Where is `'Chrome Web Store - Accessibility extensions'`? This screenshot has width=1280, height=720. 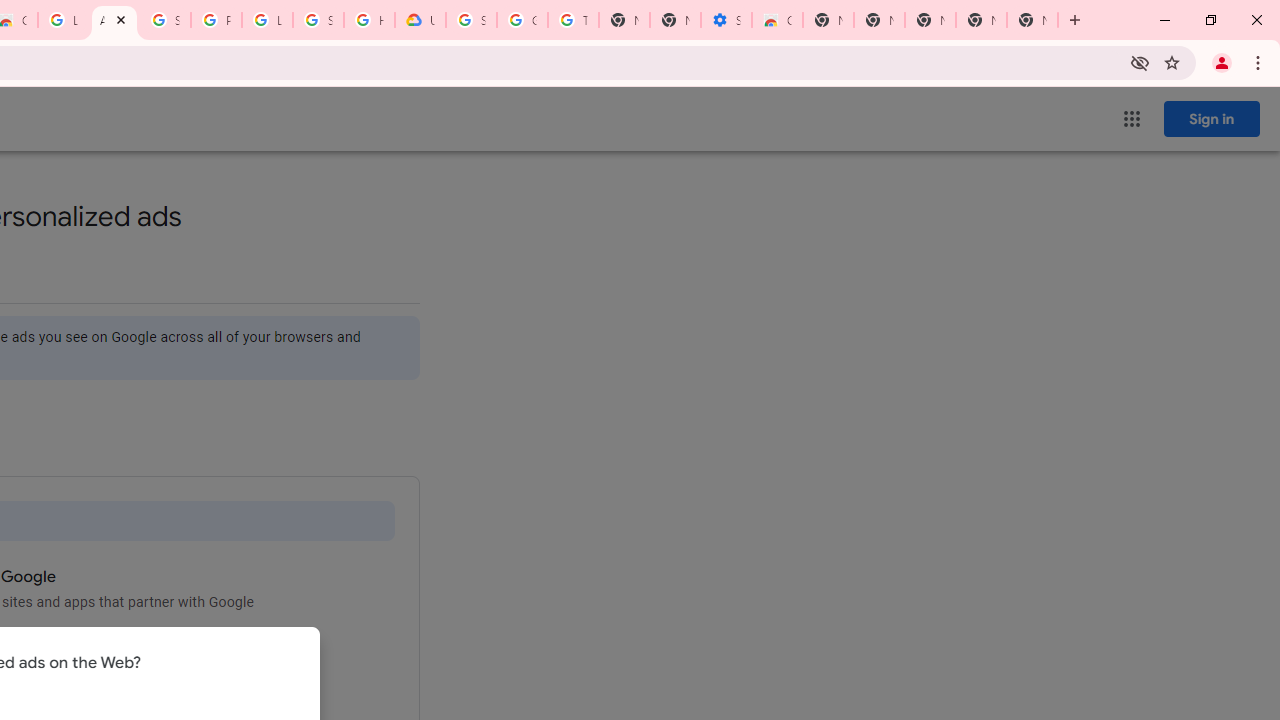
'Chrome Web Store - Accessibility extensions' is located at coordinates (775, 20).